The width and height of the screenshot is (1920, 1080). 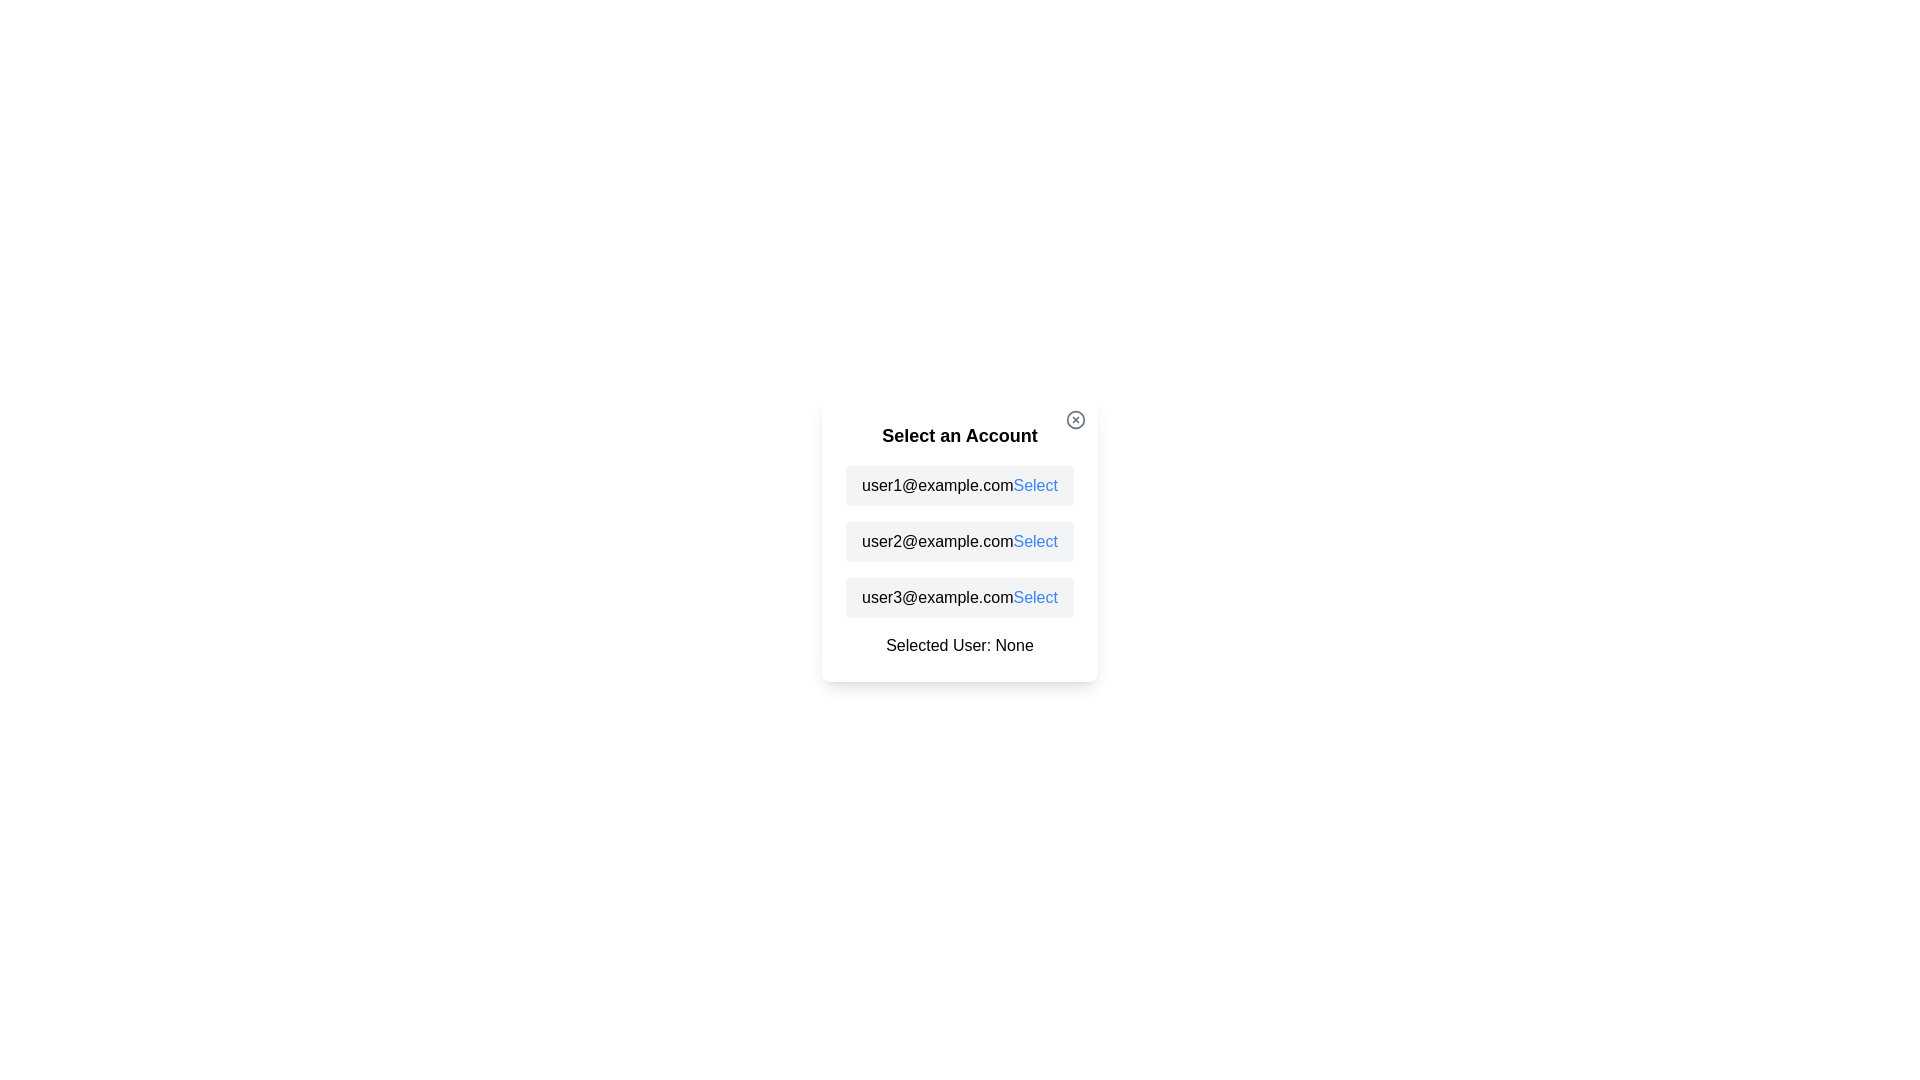 I want to click on close button to close the dialog, so click(x=1074, y=419).